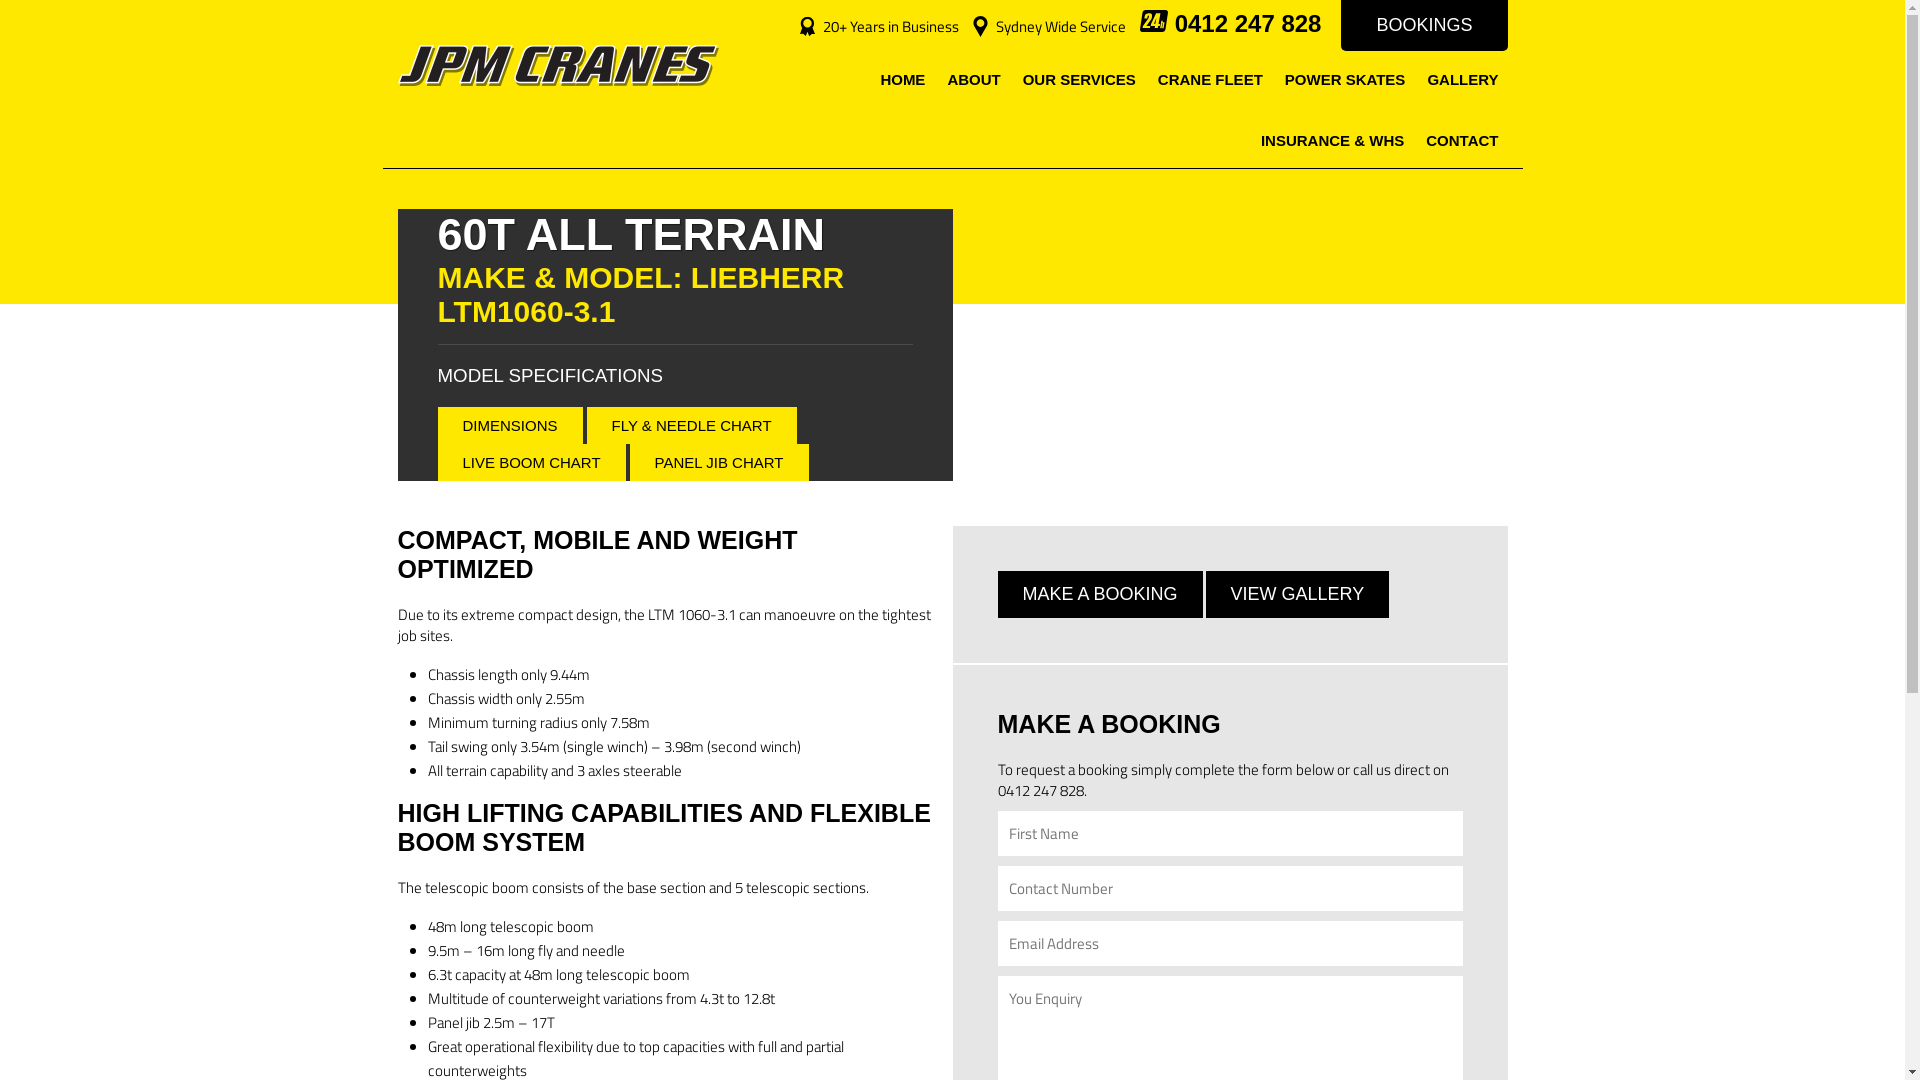 The image size is (1920, 1080). I want to click on 'GALLERY', so click(1416, 80).